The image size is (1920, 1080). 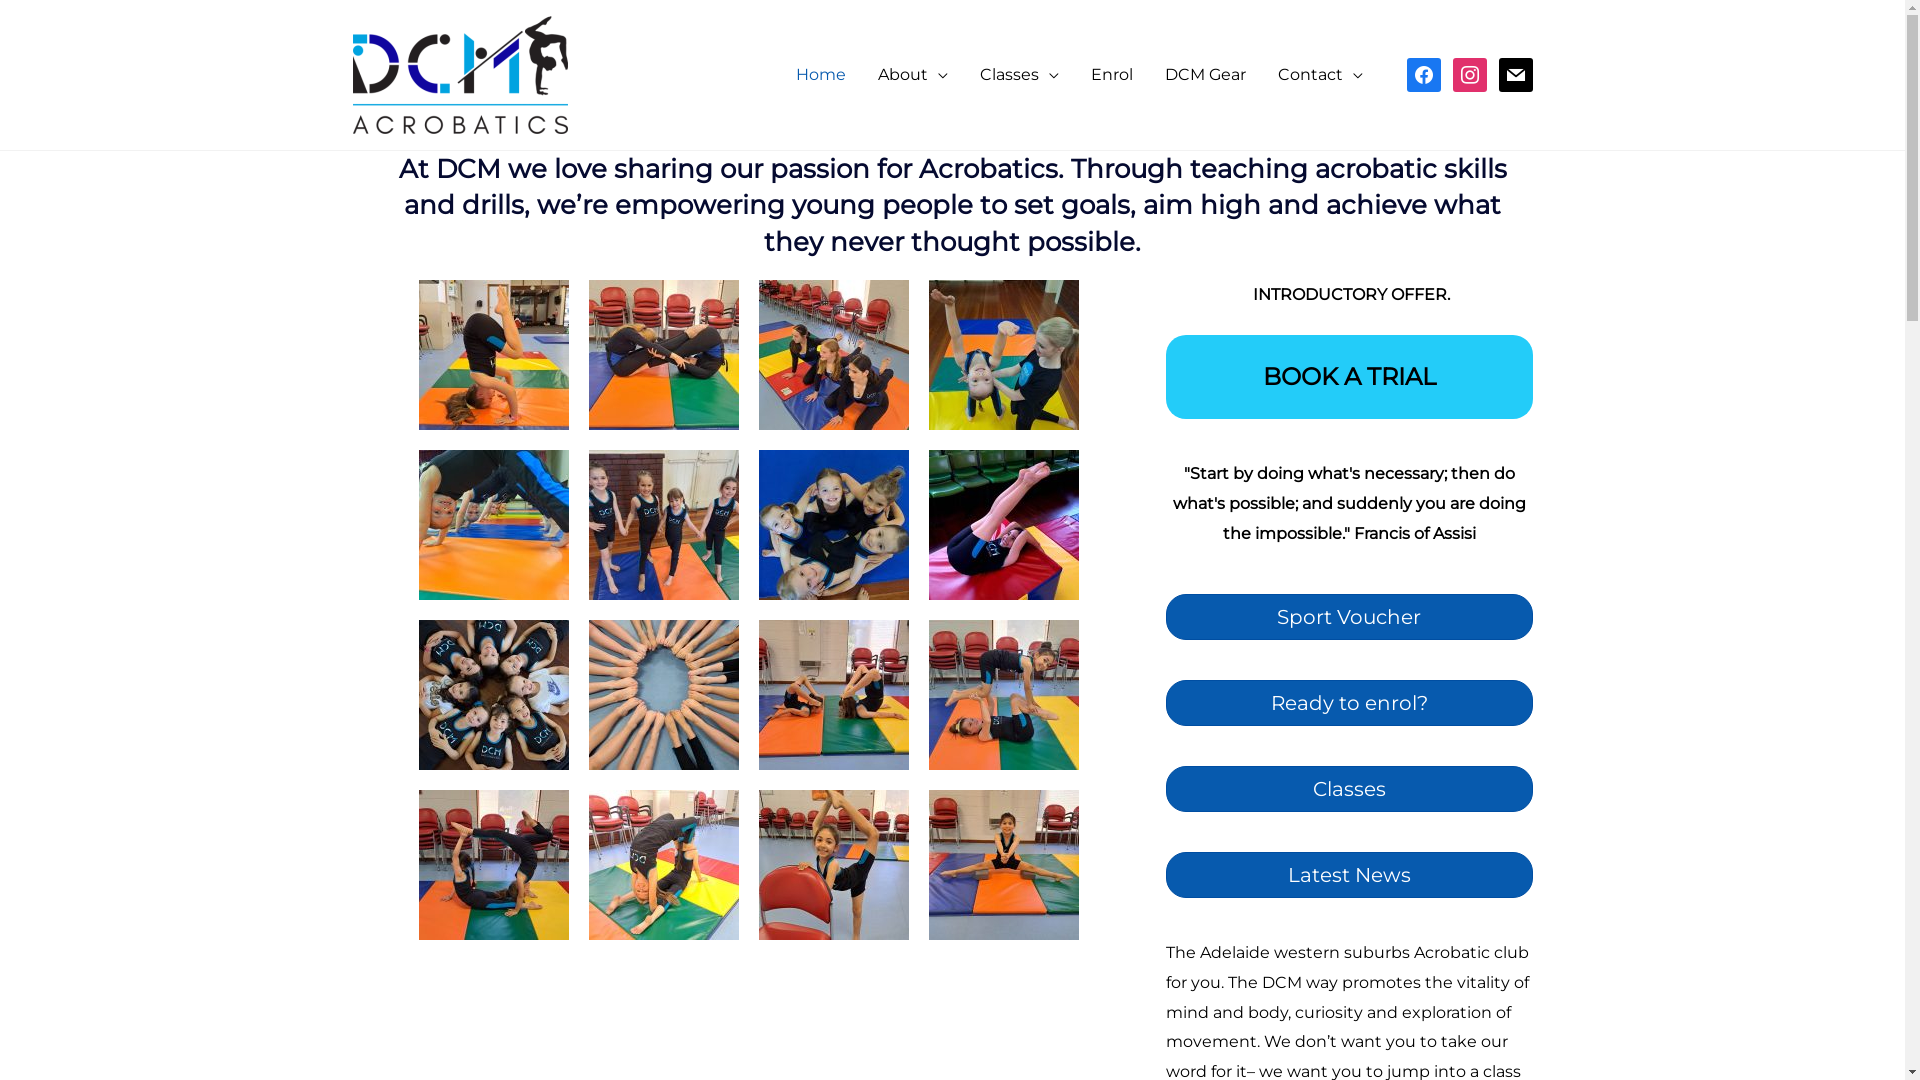 What do you see at coordinates (1349, 874) in the screenshot?
I see `'Latest News'` at bounding box center [1349, 874].